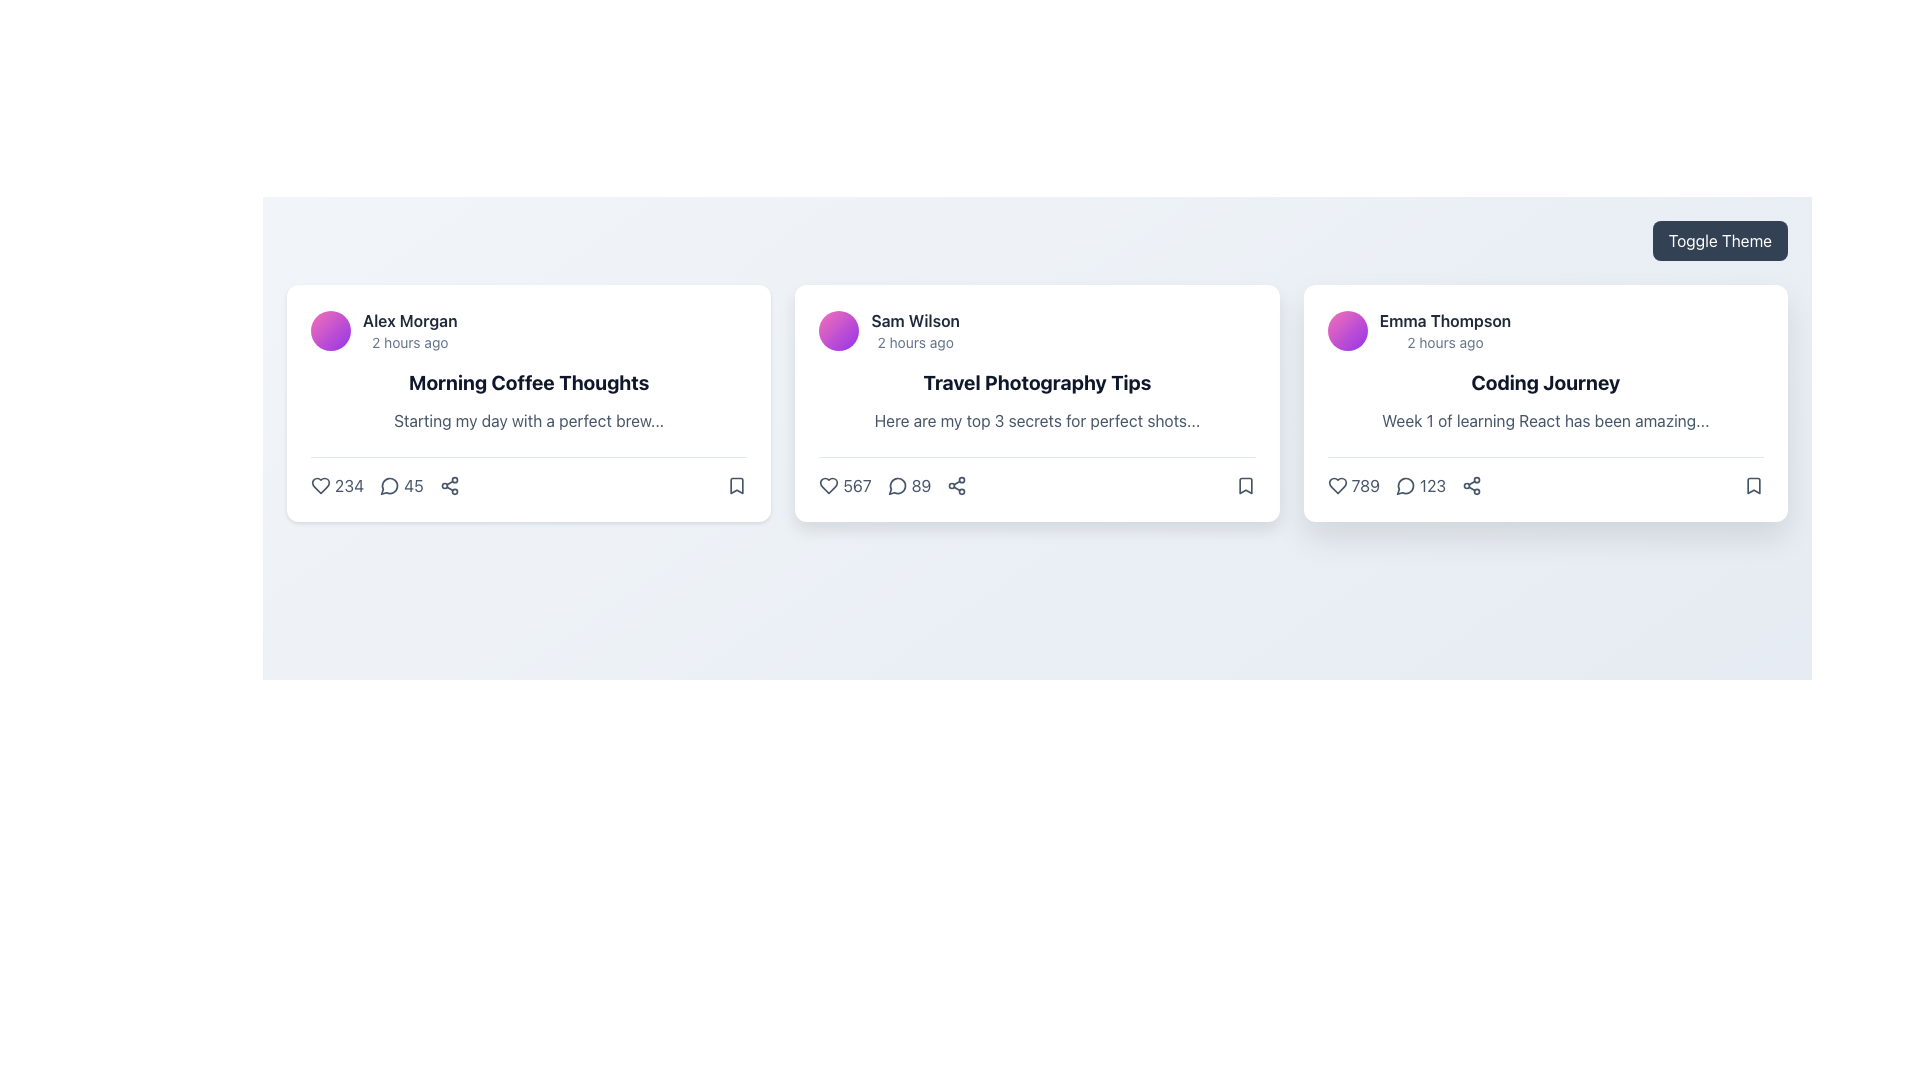 The image size is (1920, 1080). I want to click on the like icon located at the bottom-left of the 'Travel Photography Tips' card, which is the first element in the group before the text '567', so click(829, 486).